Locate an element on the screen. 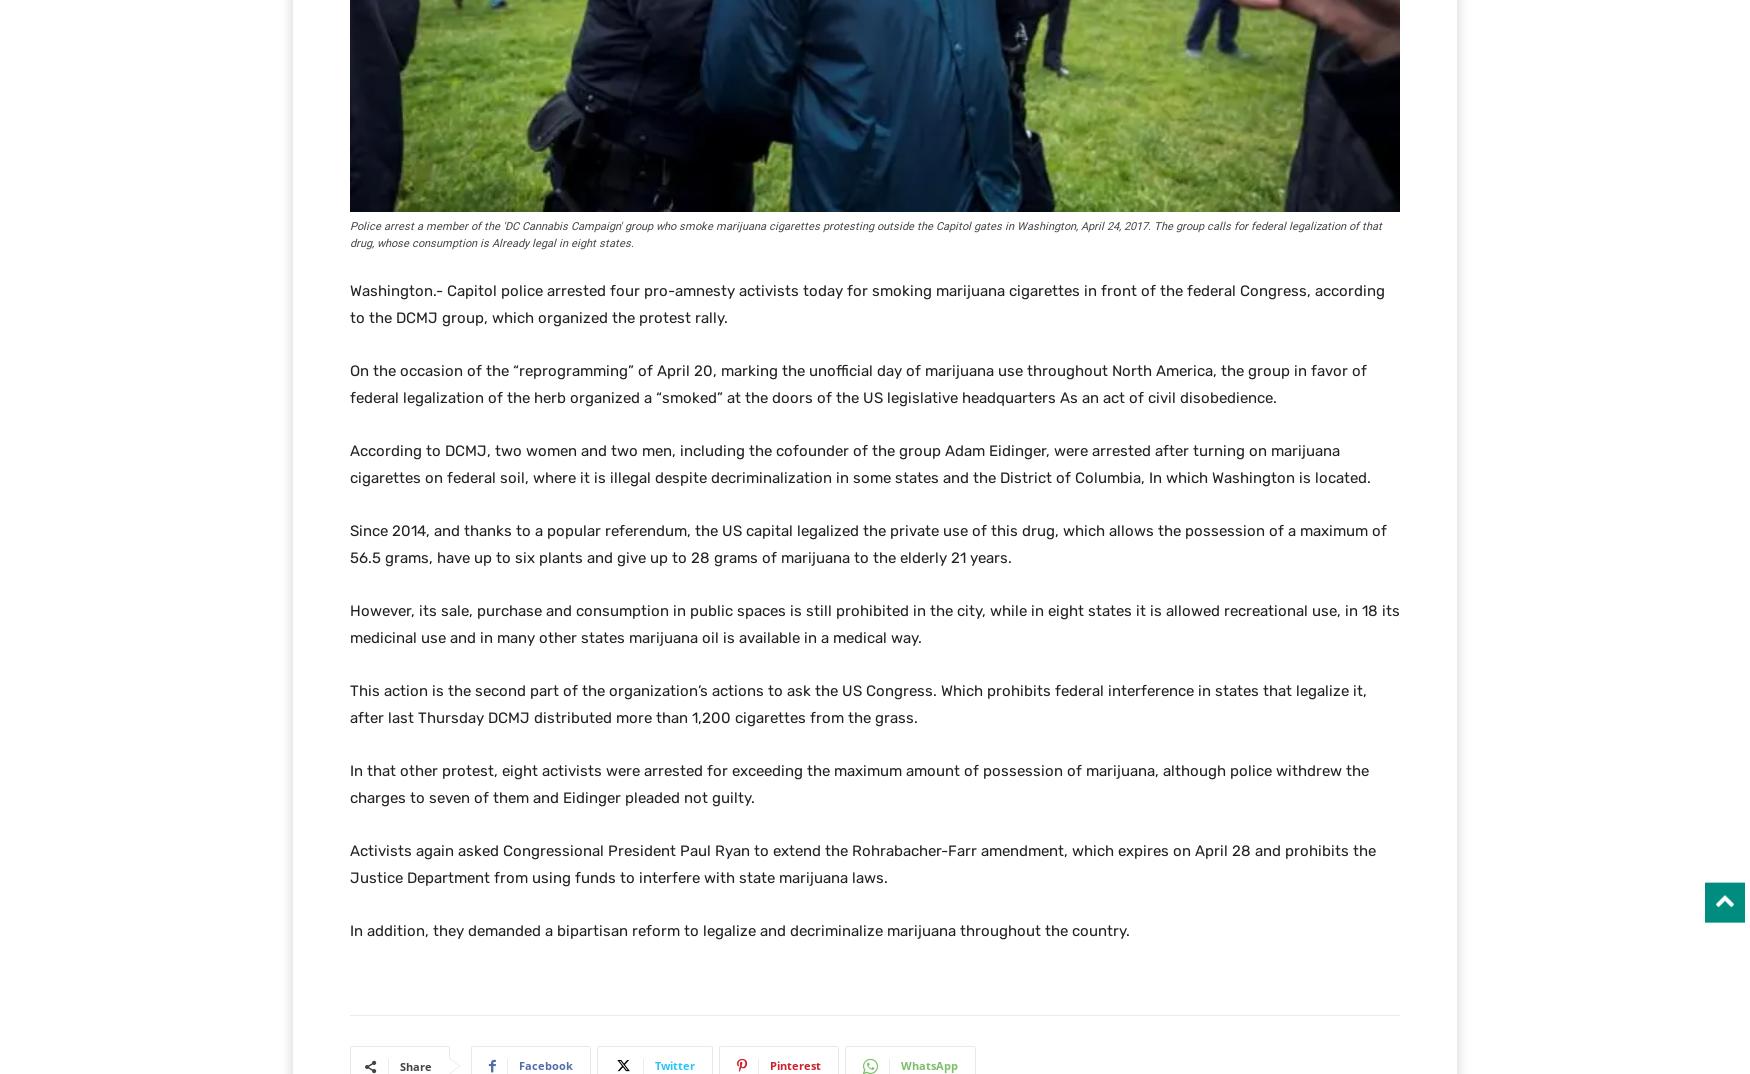 The image size is (1750, 1074). 'This action is the second part of the organization’s actions to ask the US Congress. Which prohibits federal interference in states that legalize it, after last Thursday DCMJ distributed more than 1,200 cigarettes from the grass.' is located at coordinates (858, 704).